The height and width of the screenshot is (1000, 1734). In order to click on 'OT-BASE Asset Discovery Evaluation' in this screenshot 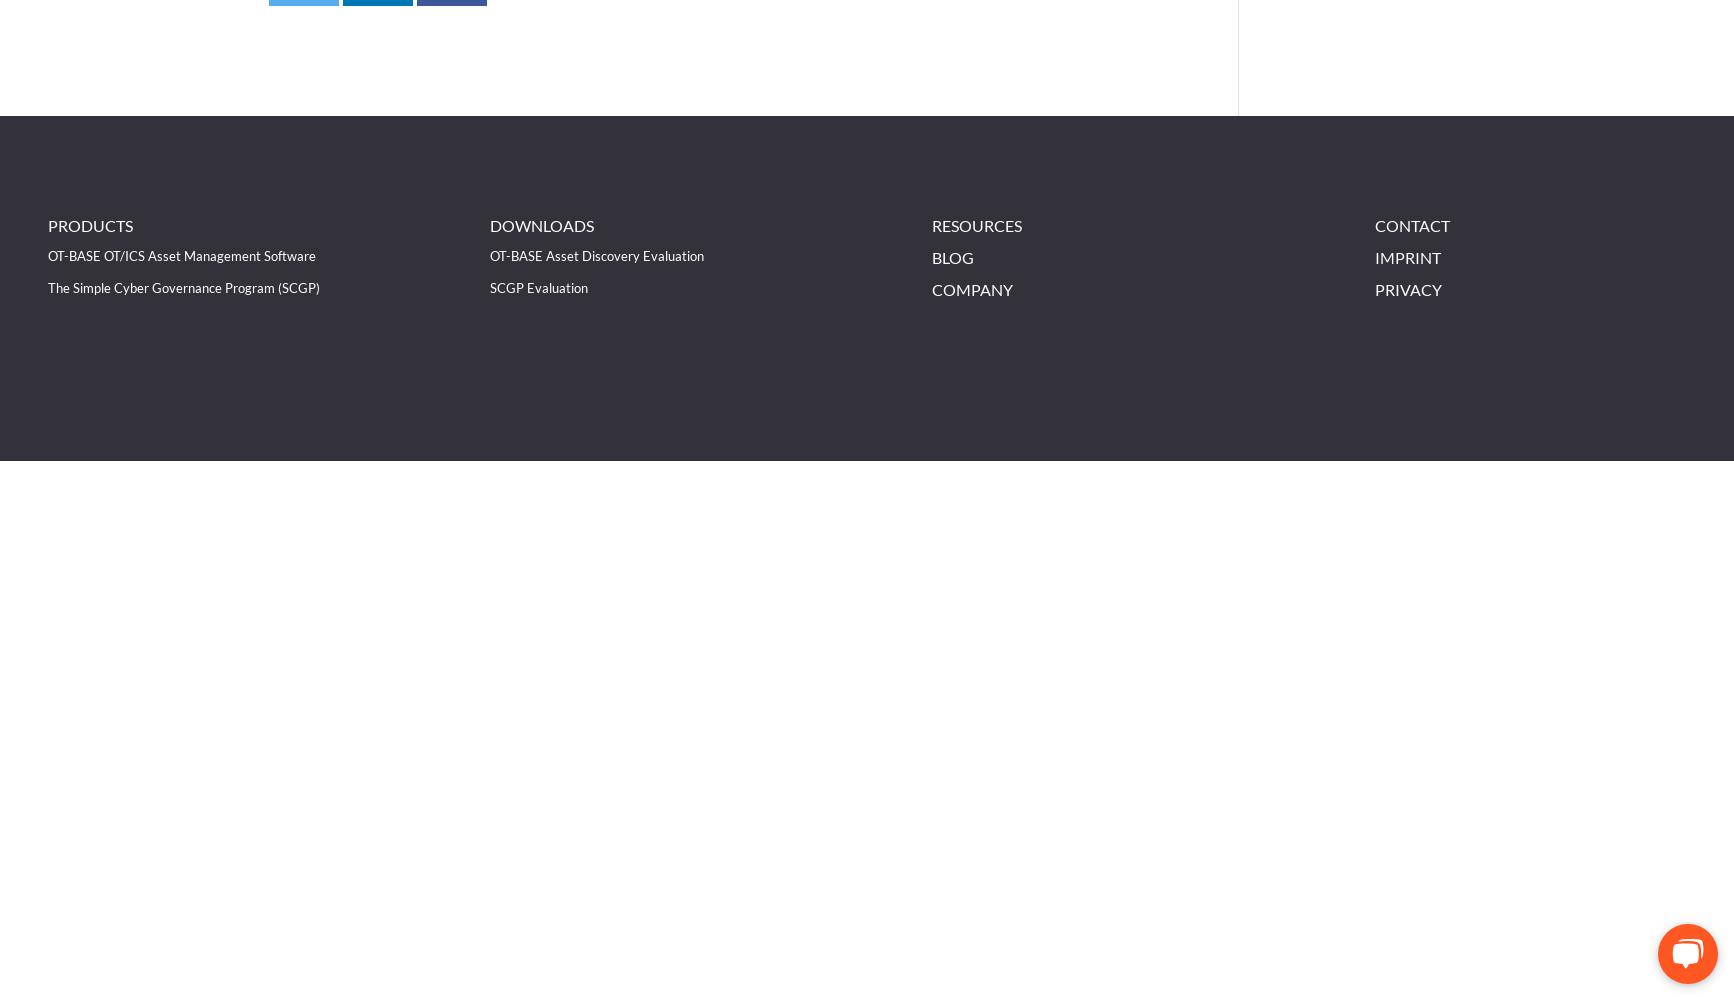, I will do `click(489, 255)`.